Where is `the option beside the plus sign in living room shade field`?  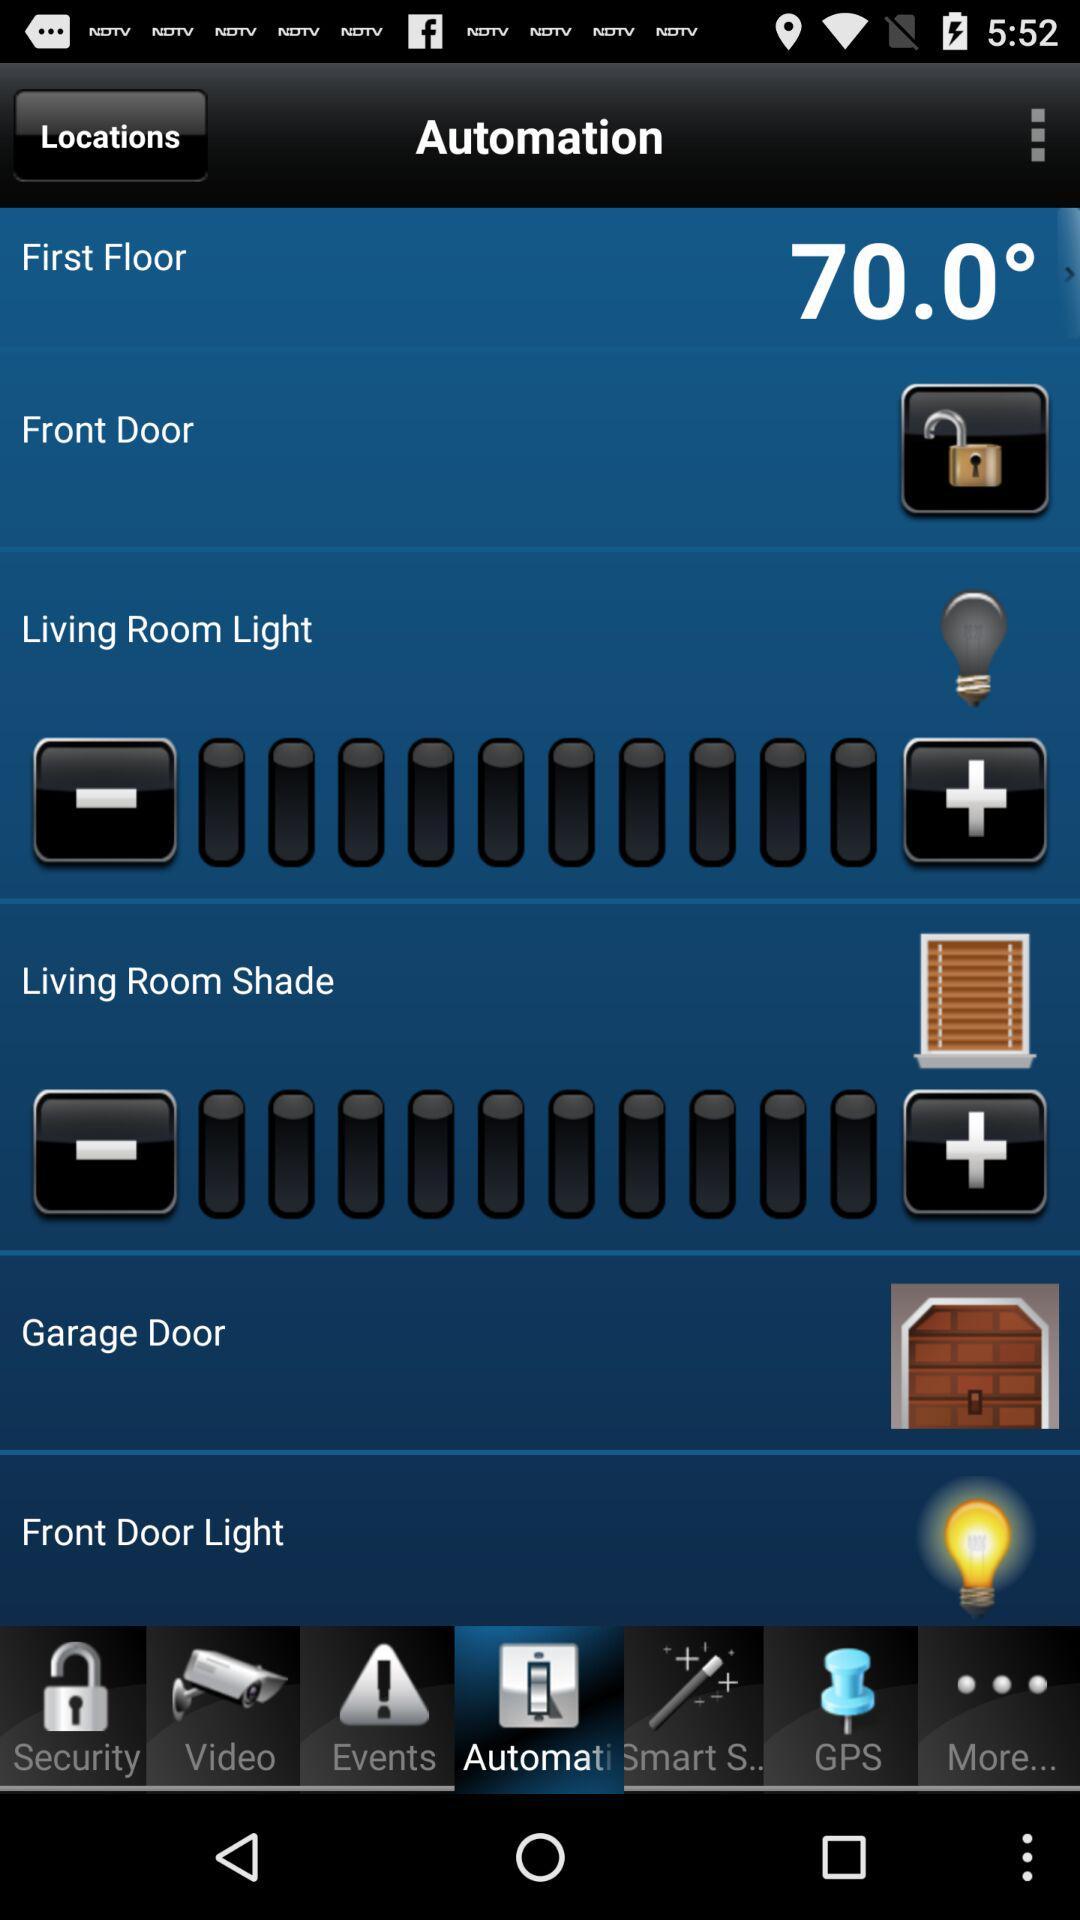 the option beside the plus sign in living room shade field is located at coordinates (855, 1152).